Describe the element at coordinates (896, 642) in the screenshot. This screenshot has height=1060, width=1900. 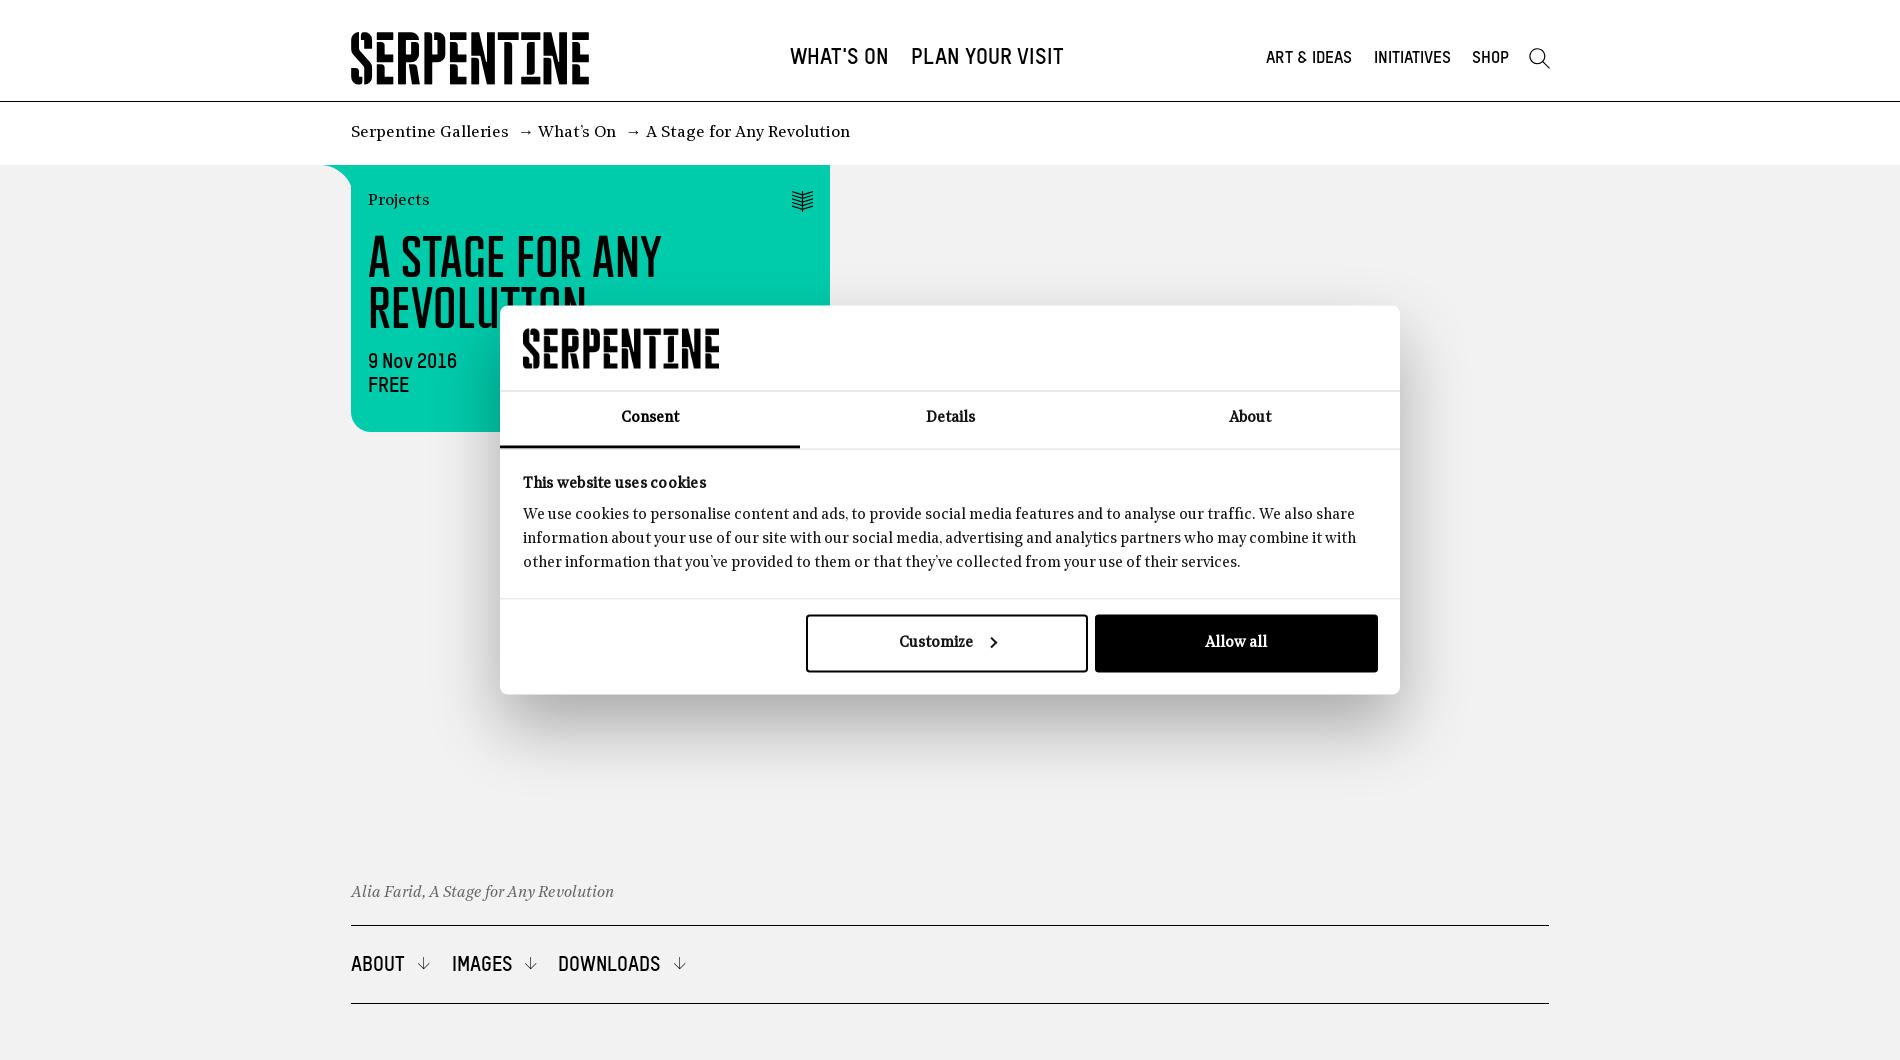
I see `'Customize'` at that location.